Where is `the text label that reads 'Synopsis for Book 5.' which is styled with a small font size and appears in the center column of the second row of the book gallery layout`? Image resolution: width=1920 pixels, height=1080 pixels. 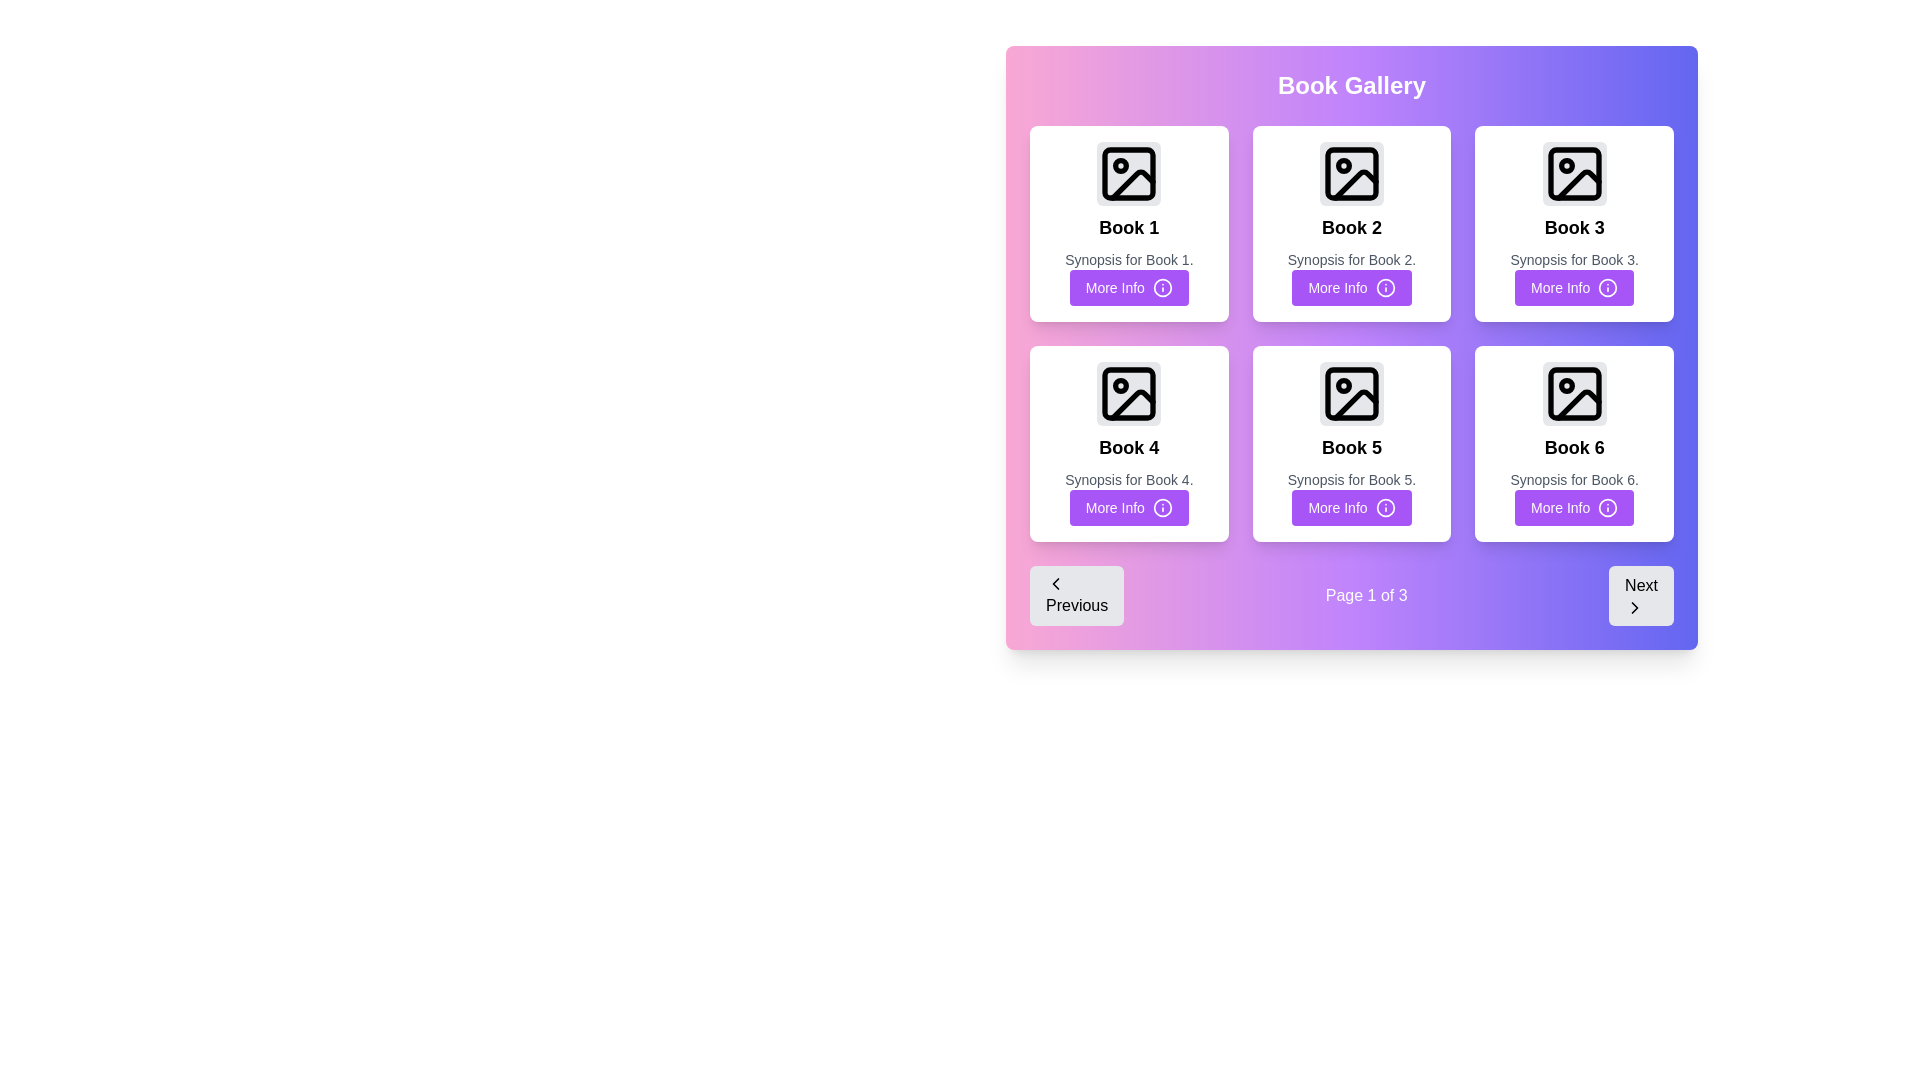
the text label that reads 'Synopsis for Book 5.' which is styled with a small font size and appears in the center column of the second row of the book gallery layout is located at coordinates (1352, 479).